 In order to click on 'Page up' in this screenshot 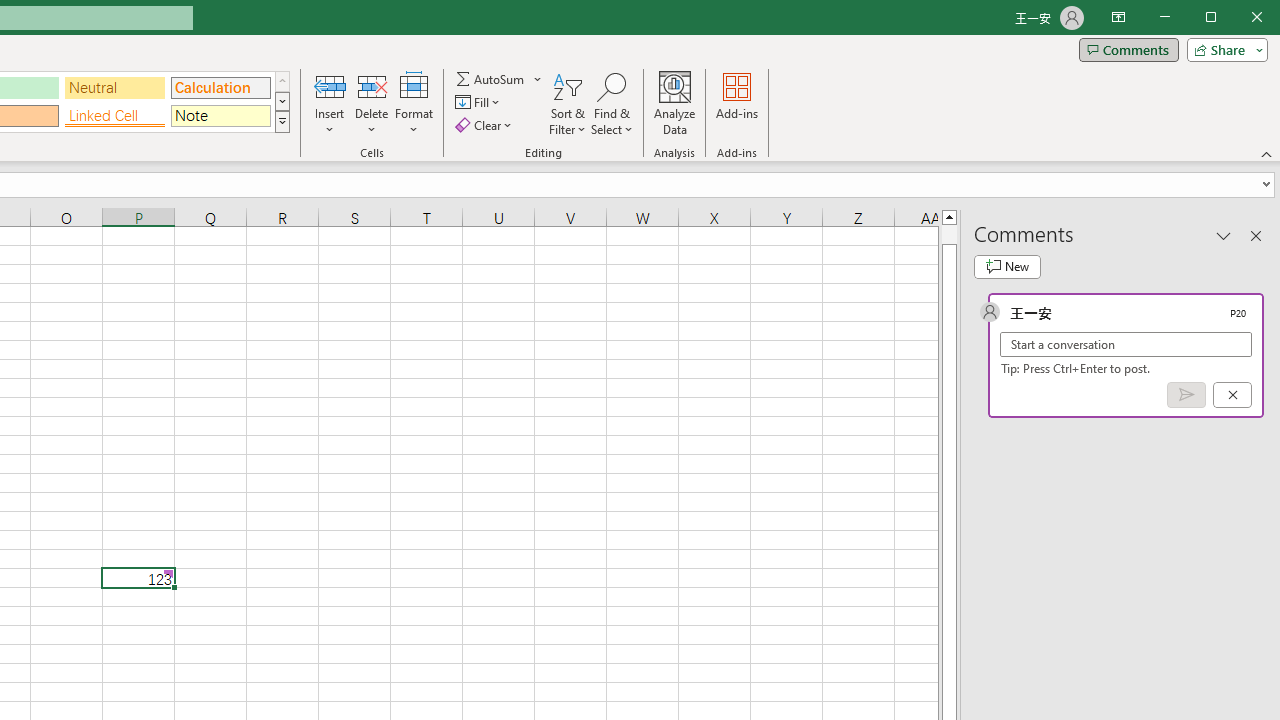, I will do `click(948, 233)`.